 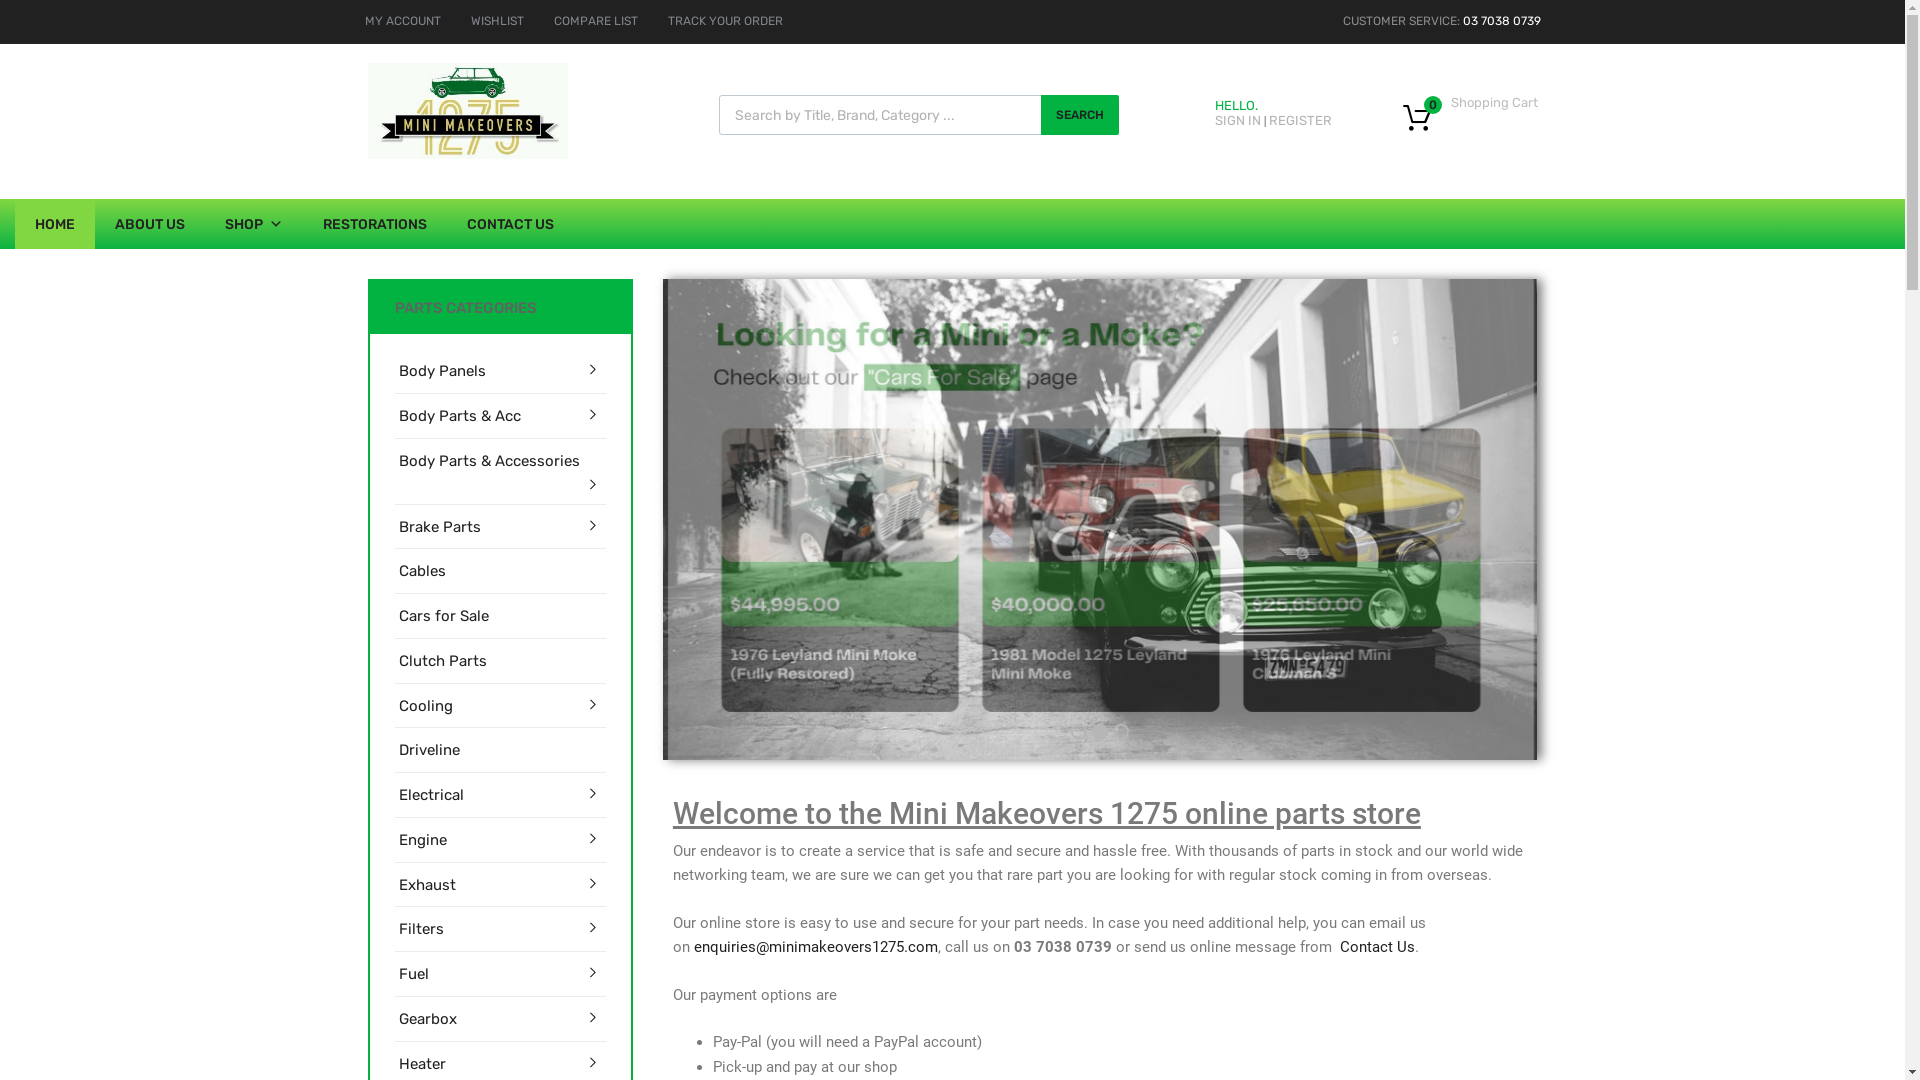 I want to click on 'Cables', so click(x=420, y=571).